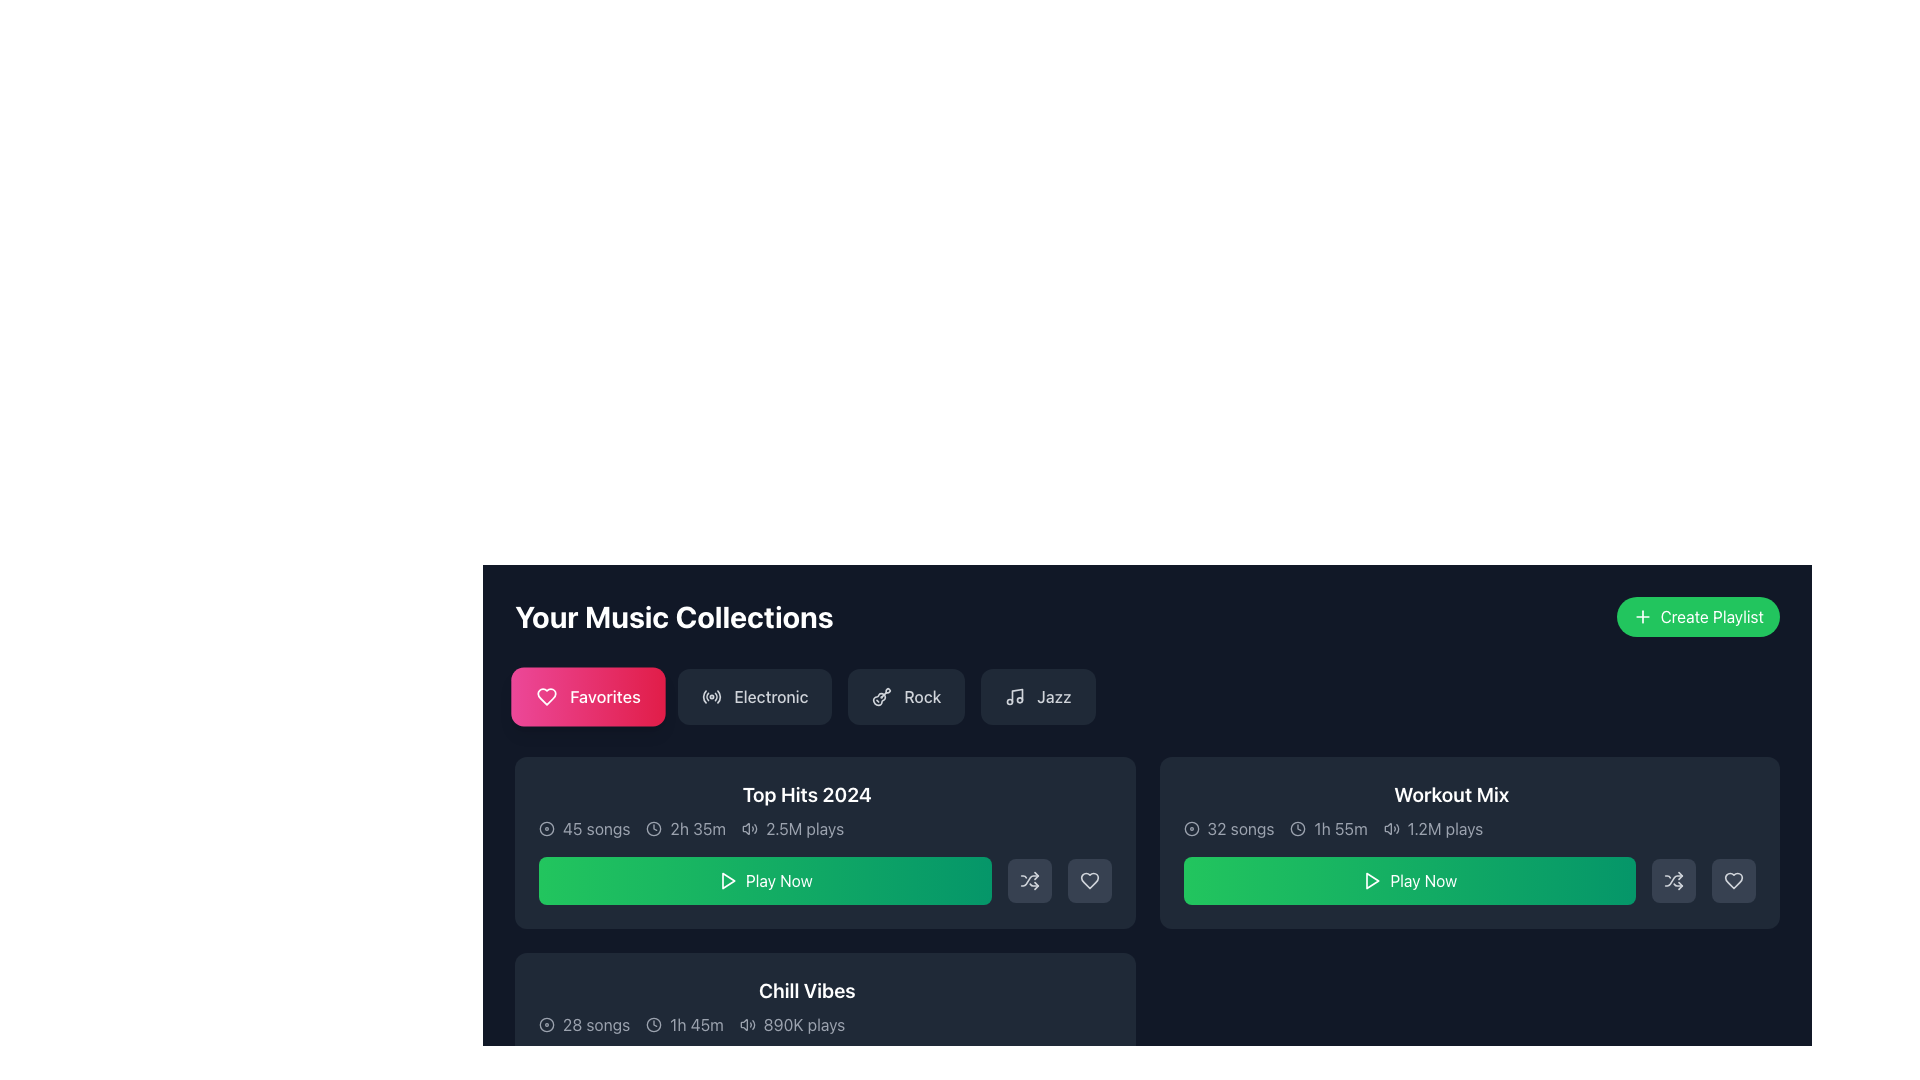 This screenshot has height=1080, width=1920. What do you see at coordinates (1298, 829) in the screenshot?
I see `the static icon representing a time duration located to the left of the text '1h 55m' in the 'Workout Mix' panel under the 'Your Music Collections' section` at bounding box center [1298, 829].